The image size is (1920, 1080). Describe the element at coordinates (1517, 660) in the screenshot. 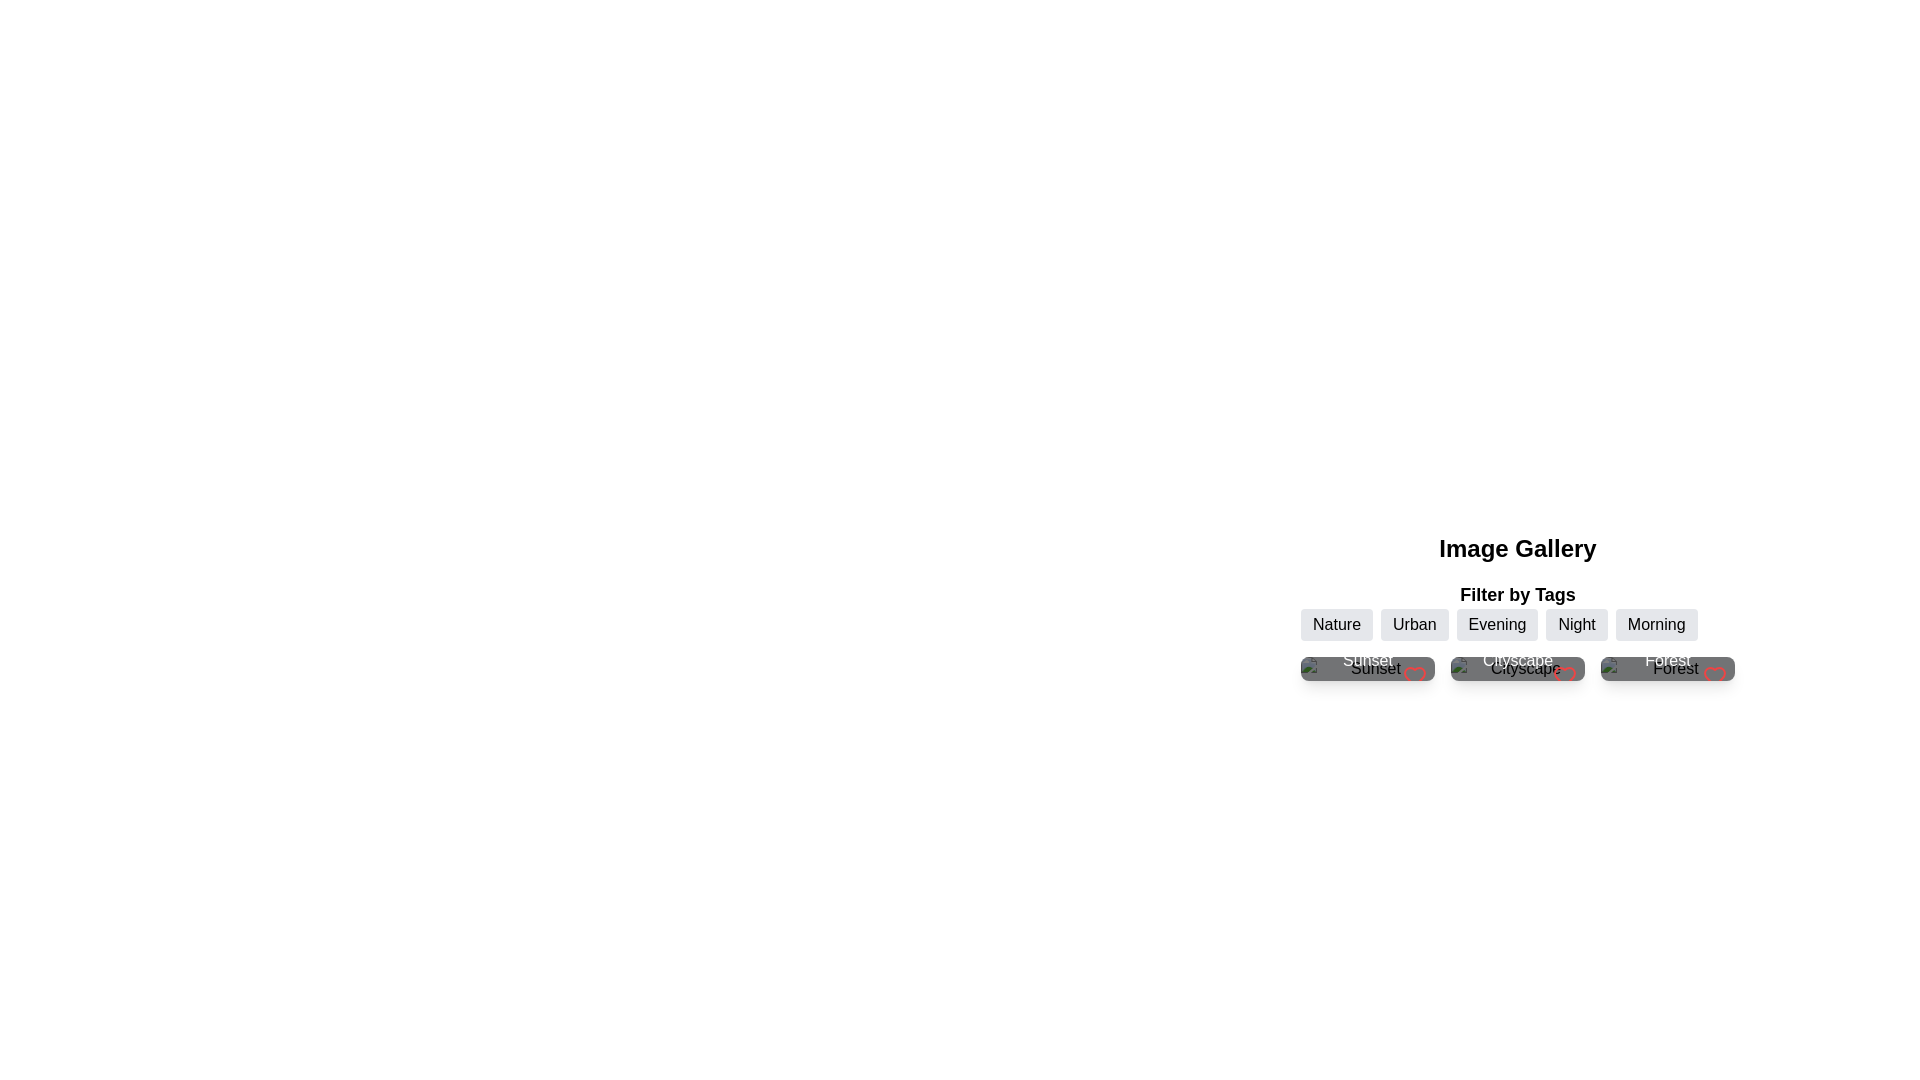

I see `the label/text display located at the bottom of the second image card from the left in a horizontal grid layout` at that location.